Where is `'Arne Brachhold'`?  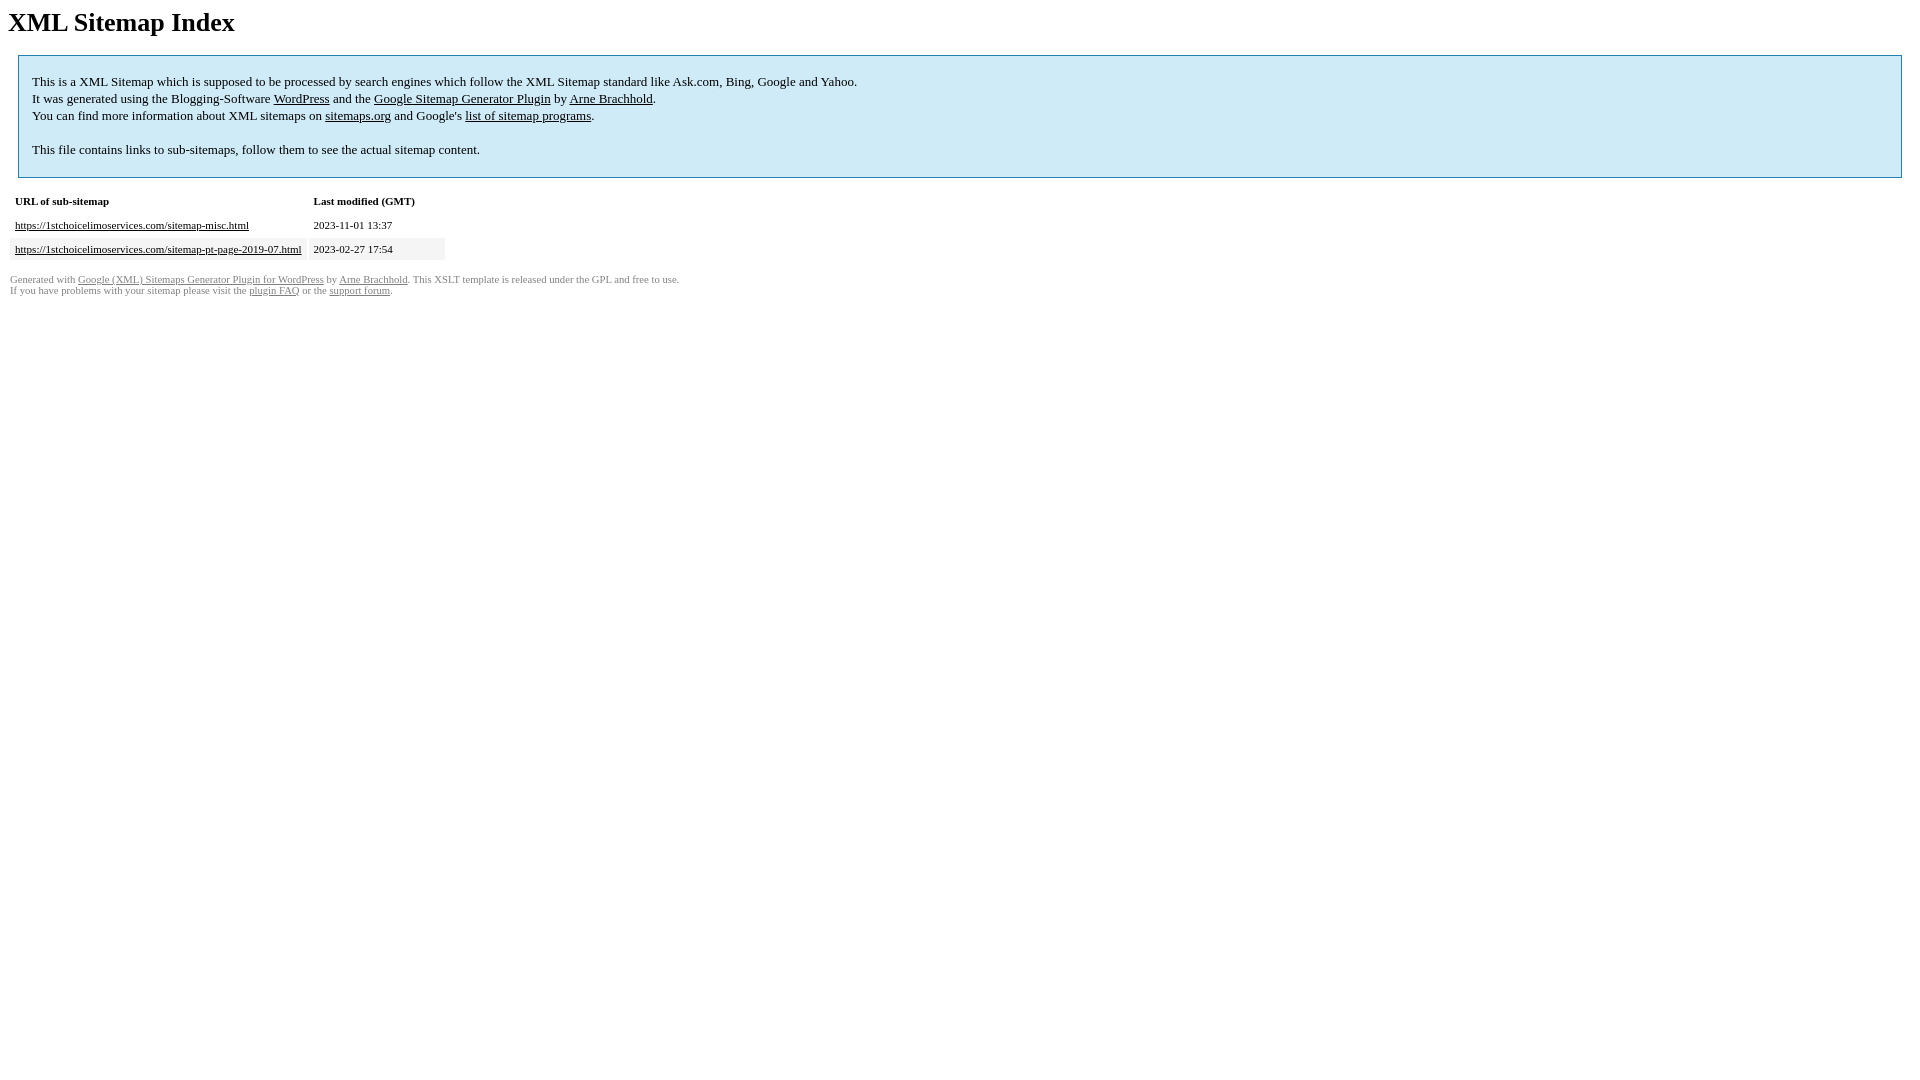 'Arne Brachhold' is located at coordinates (609, 98).